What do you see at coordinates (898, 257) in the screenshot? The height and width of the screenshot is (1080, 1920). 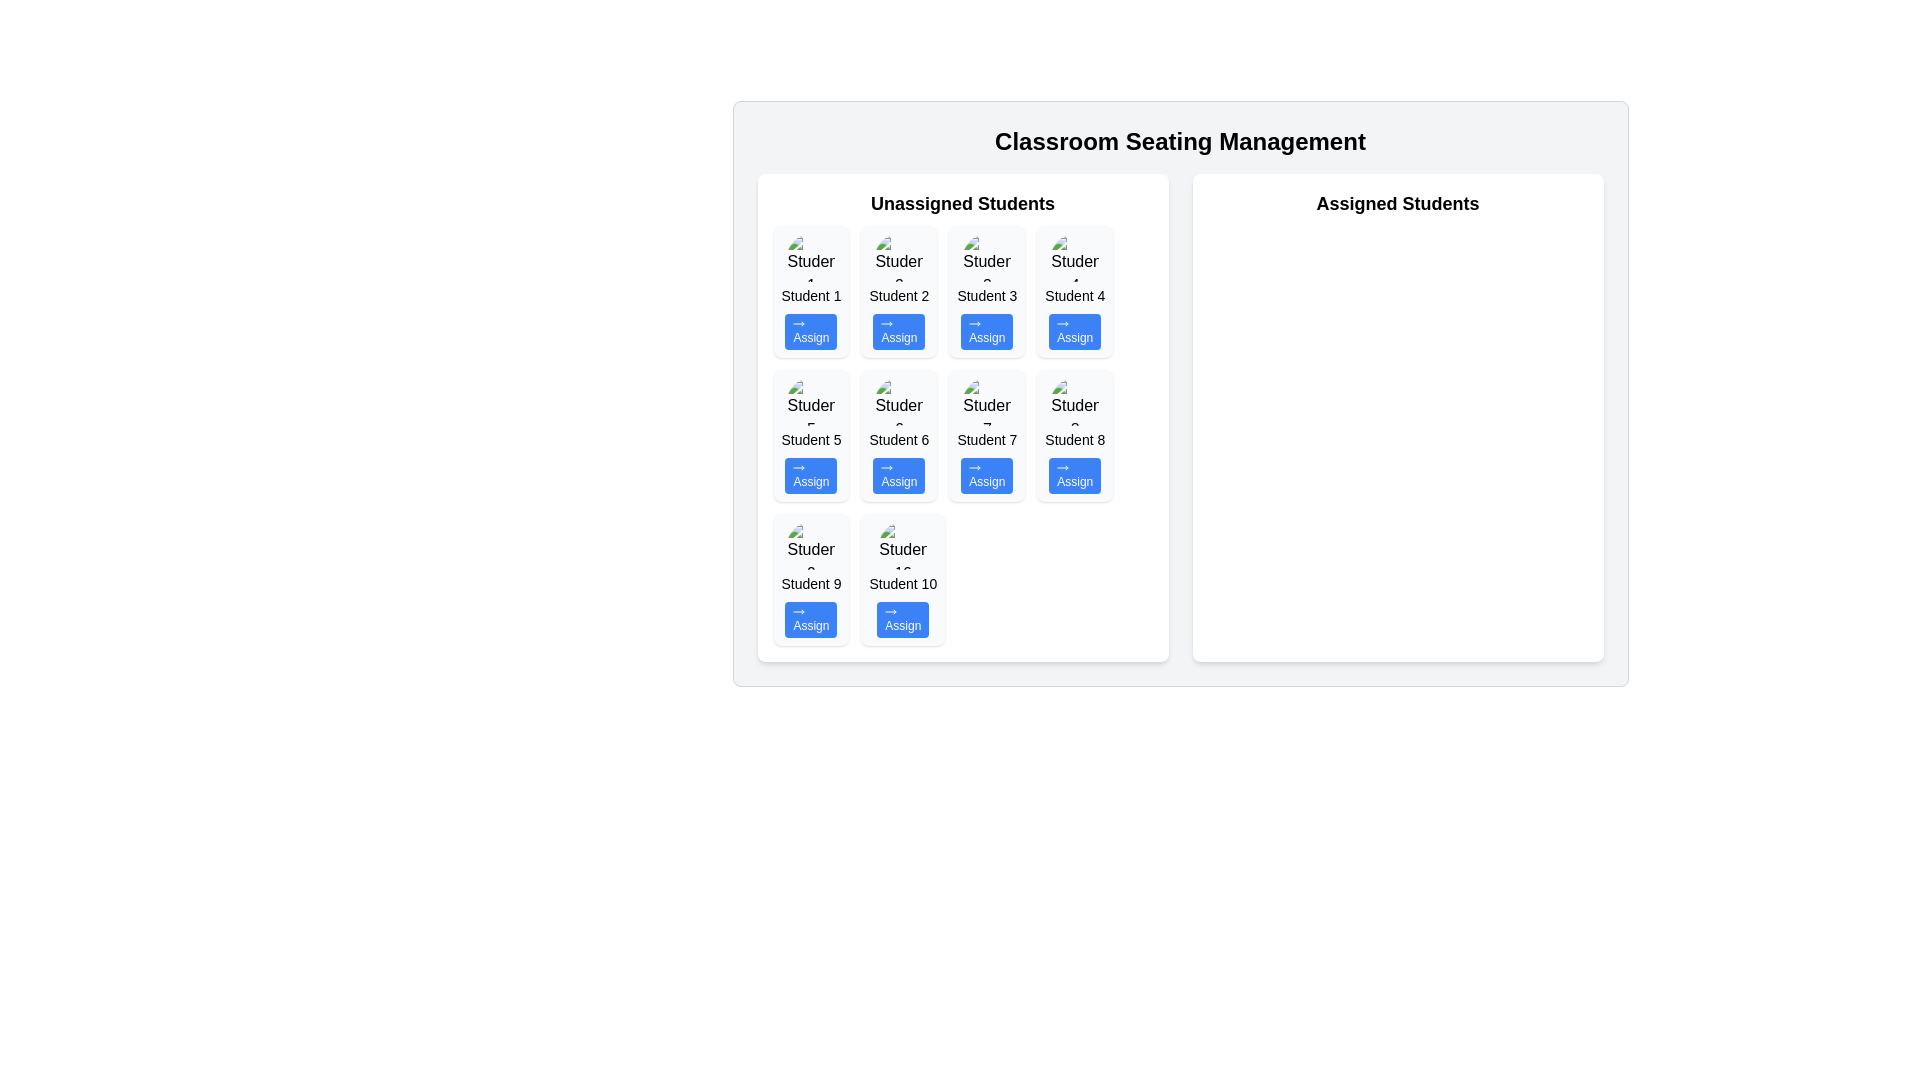 I see `the 'Student 2' image element` at bounding box center [898, 257].